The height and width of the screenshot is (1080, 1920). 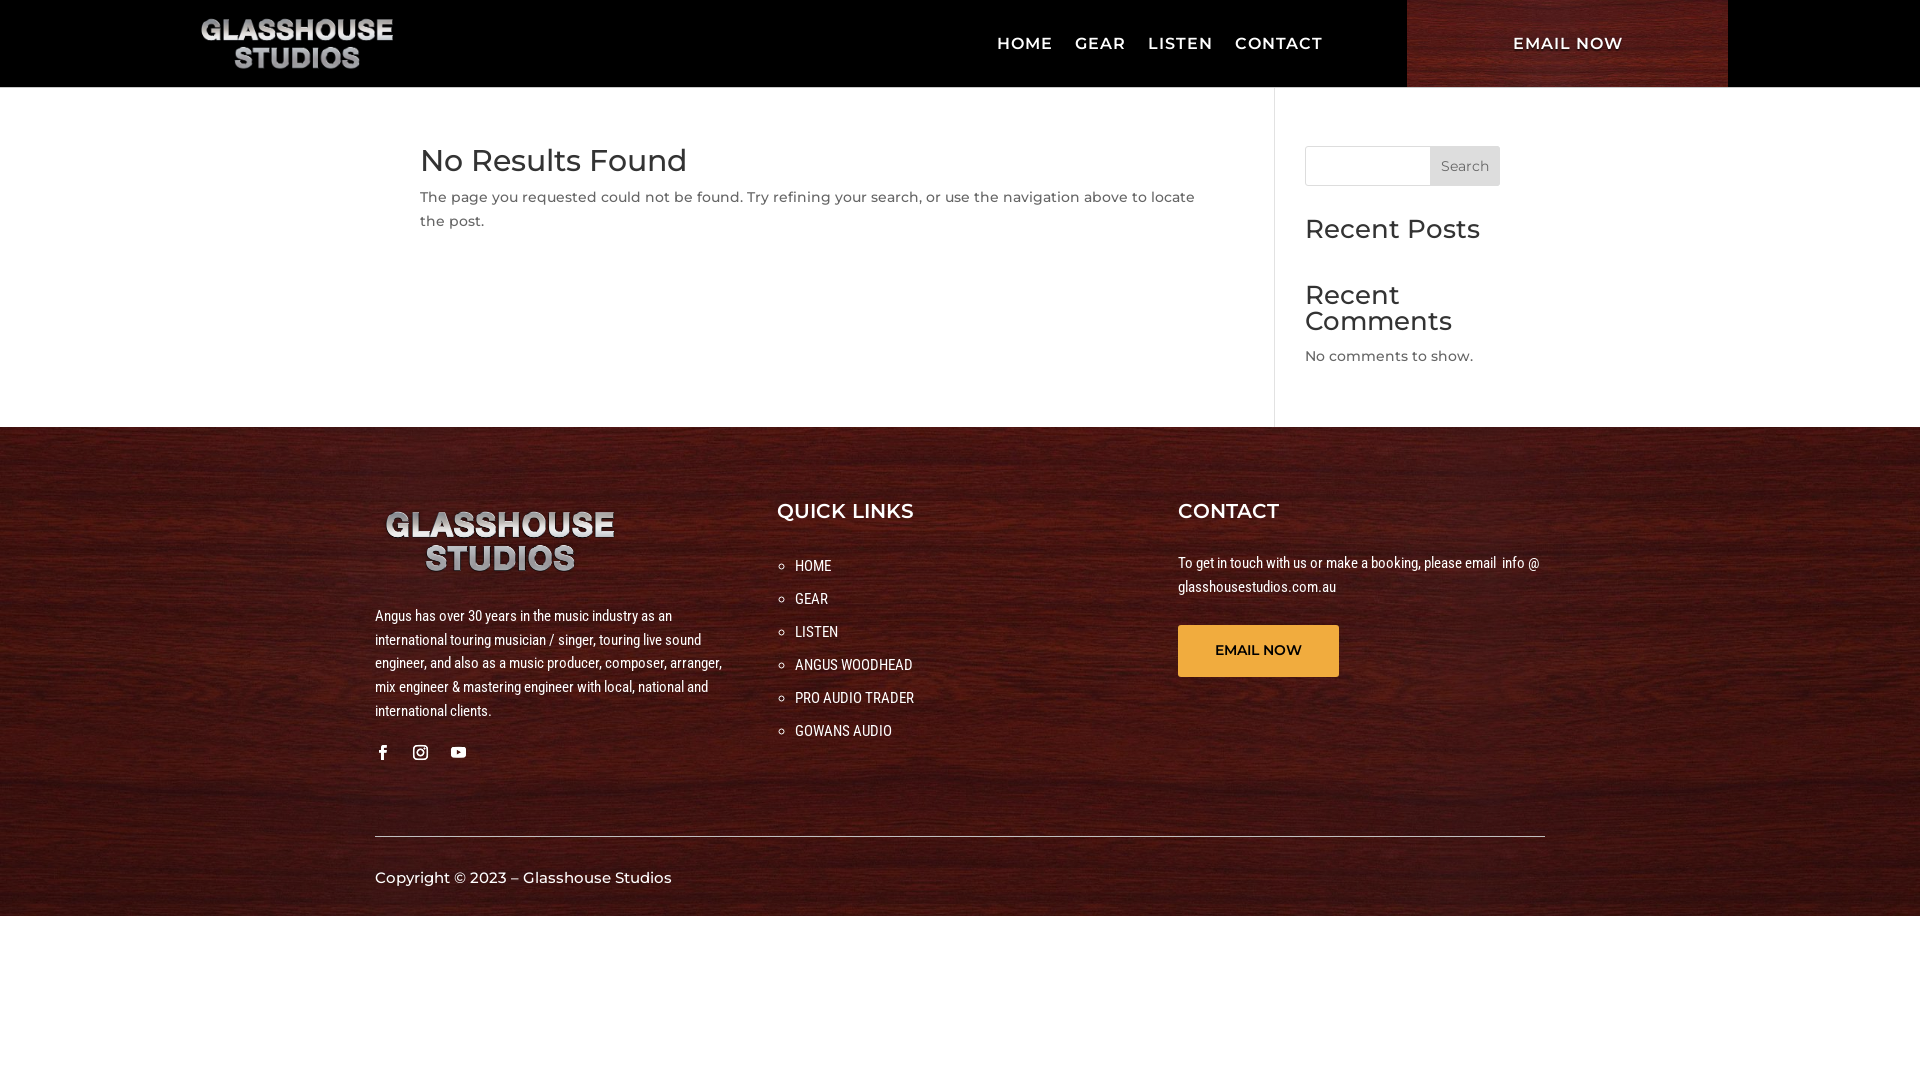 I want to click on 'Search', so click(x=1464, y=164).